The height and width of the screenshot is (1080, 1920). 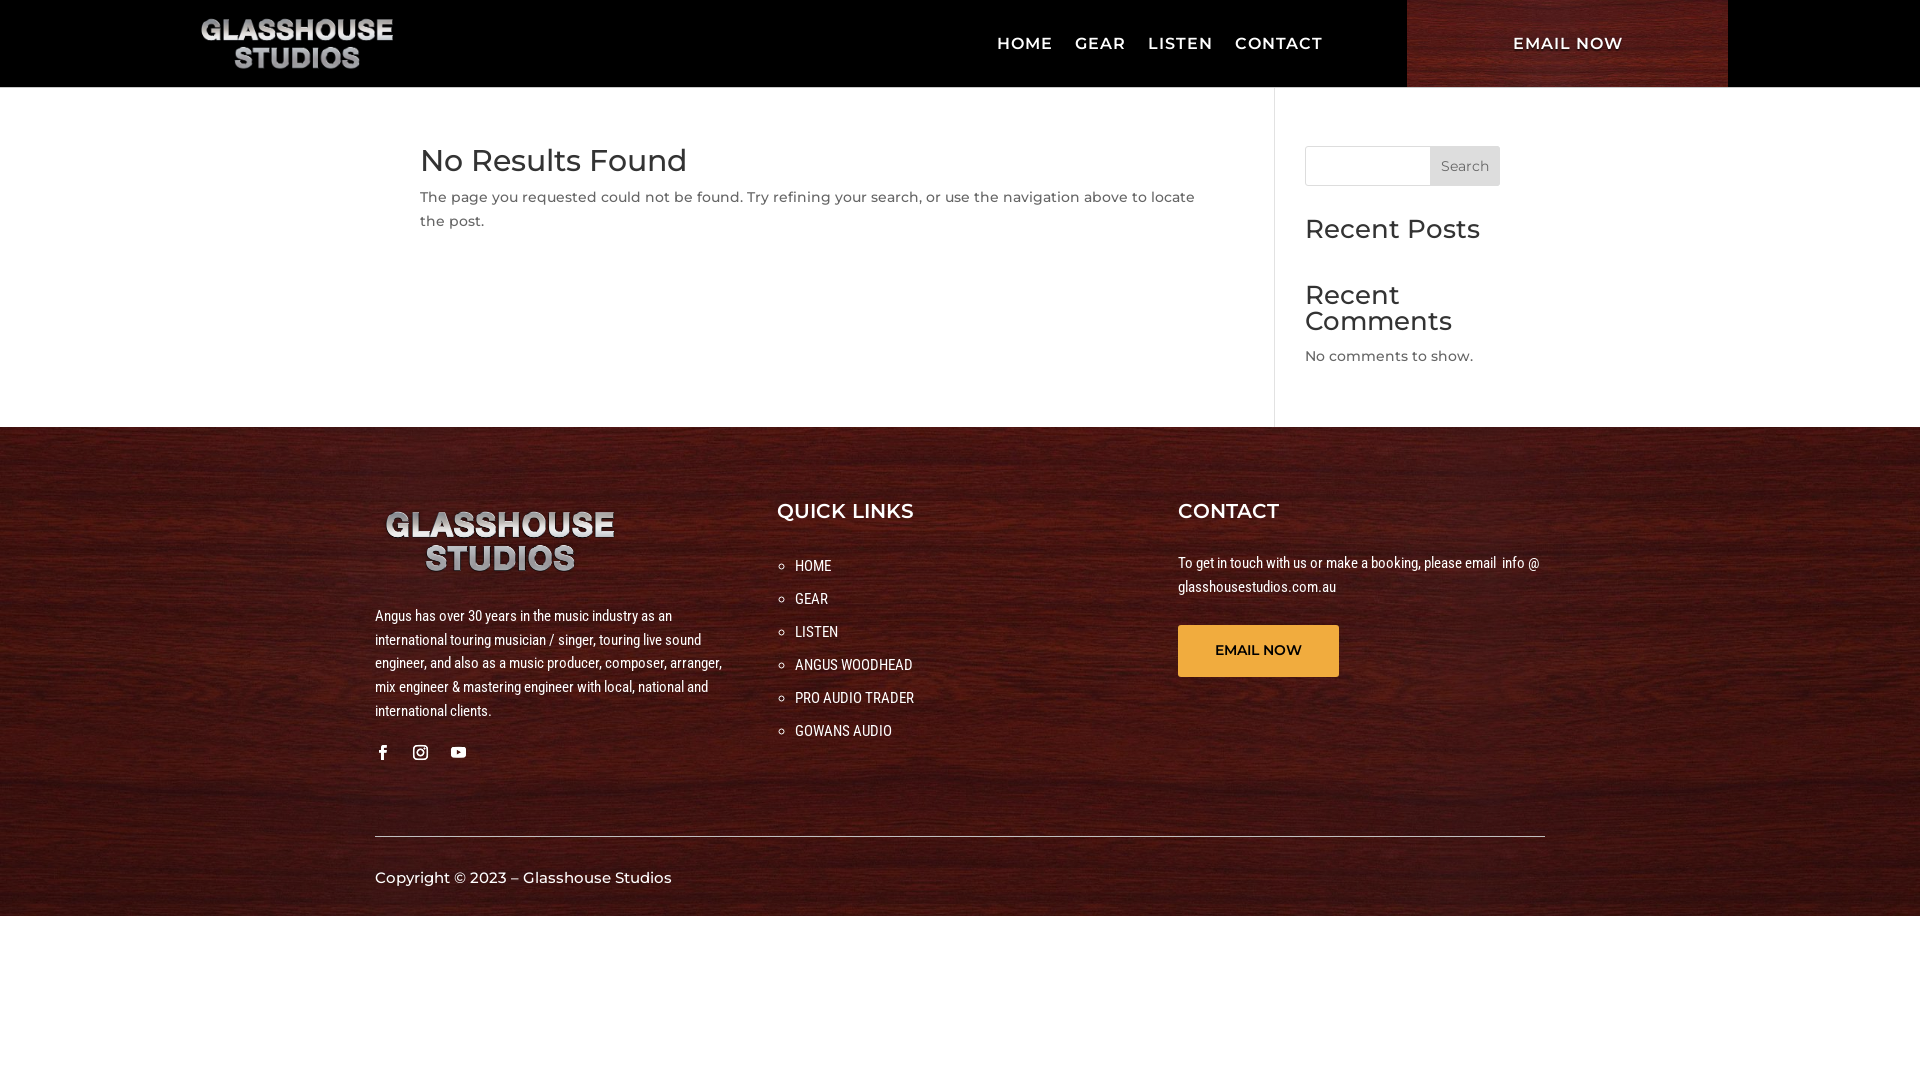 I want to click on 'Search', so click(x=1464, y=164).